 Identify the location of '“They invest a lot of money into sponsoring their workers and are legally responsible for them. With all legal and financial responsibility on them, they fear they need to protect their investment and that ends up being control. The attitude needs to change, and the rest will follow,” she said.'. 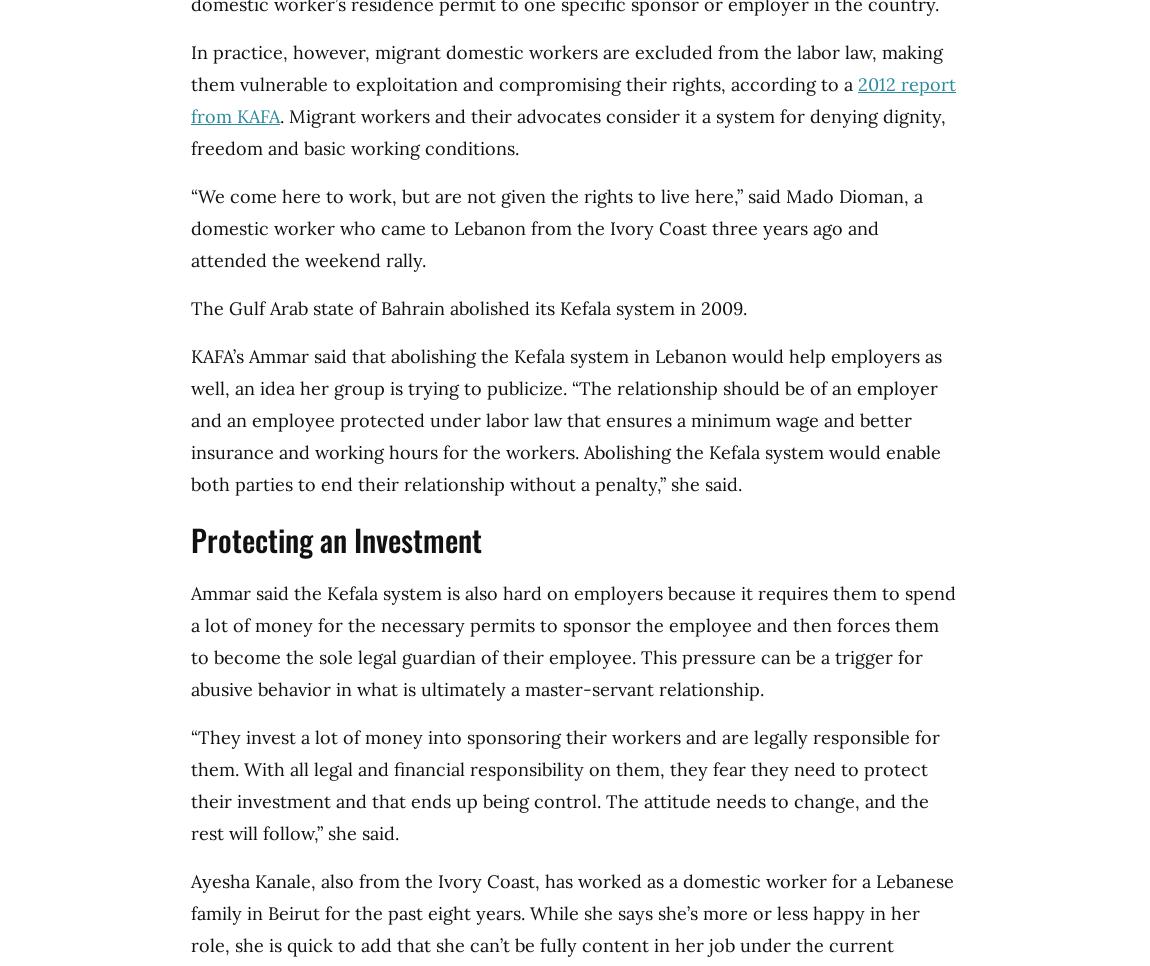
(565, 784).